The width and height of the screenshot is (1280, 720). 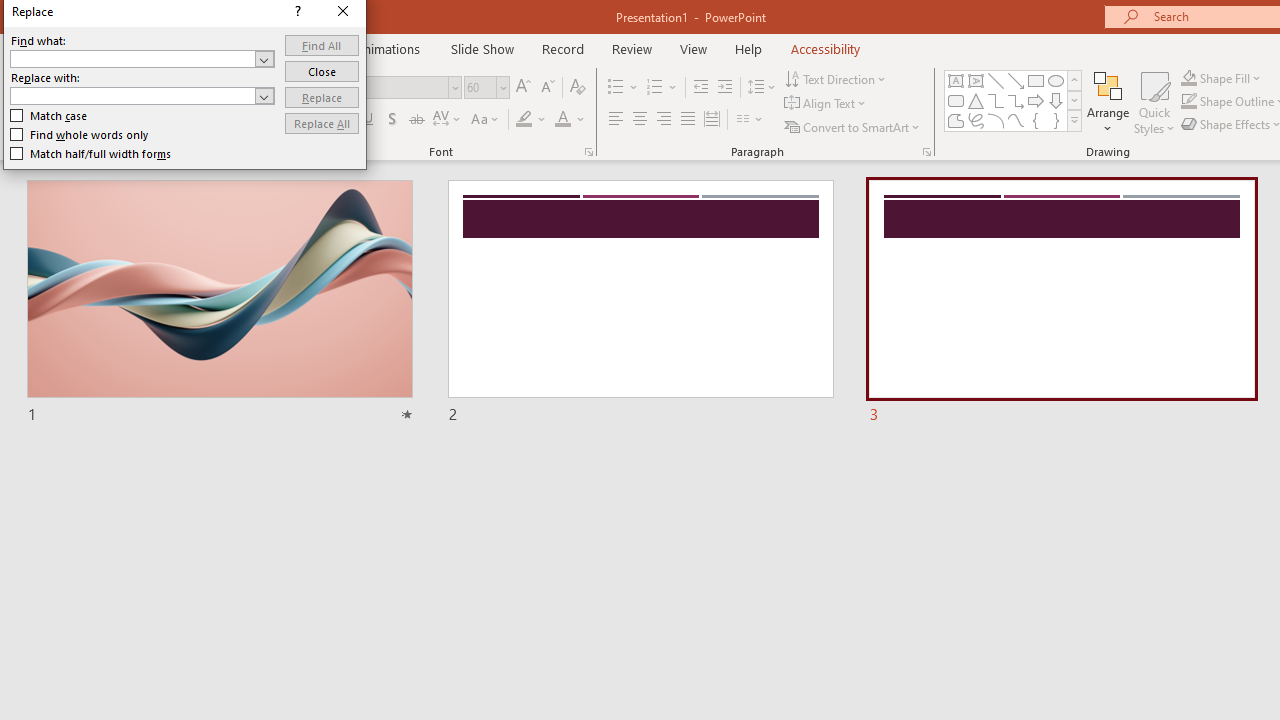 I want to click on 'Change Case', so click(x=486, y=119).